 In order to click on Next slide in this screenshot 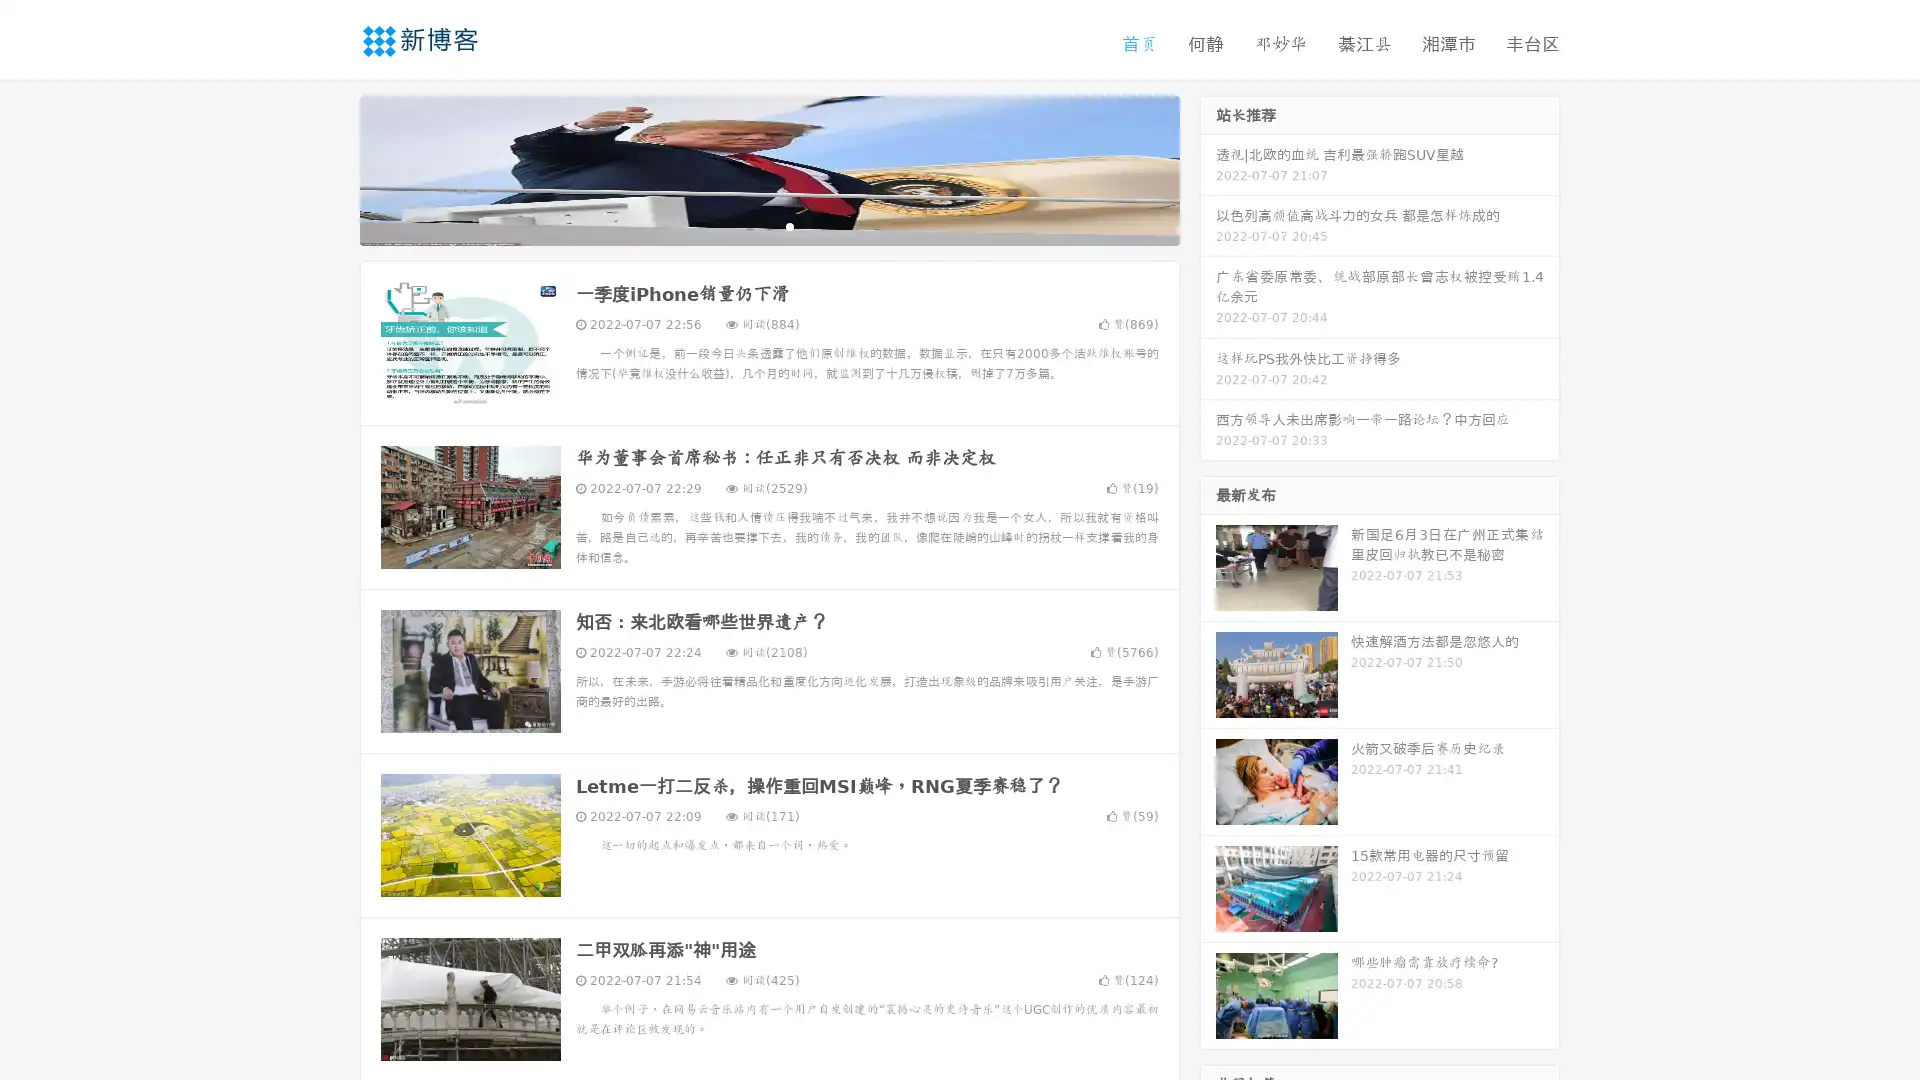, I will do `click(1208, 168)`.